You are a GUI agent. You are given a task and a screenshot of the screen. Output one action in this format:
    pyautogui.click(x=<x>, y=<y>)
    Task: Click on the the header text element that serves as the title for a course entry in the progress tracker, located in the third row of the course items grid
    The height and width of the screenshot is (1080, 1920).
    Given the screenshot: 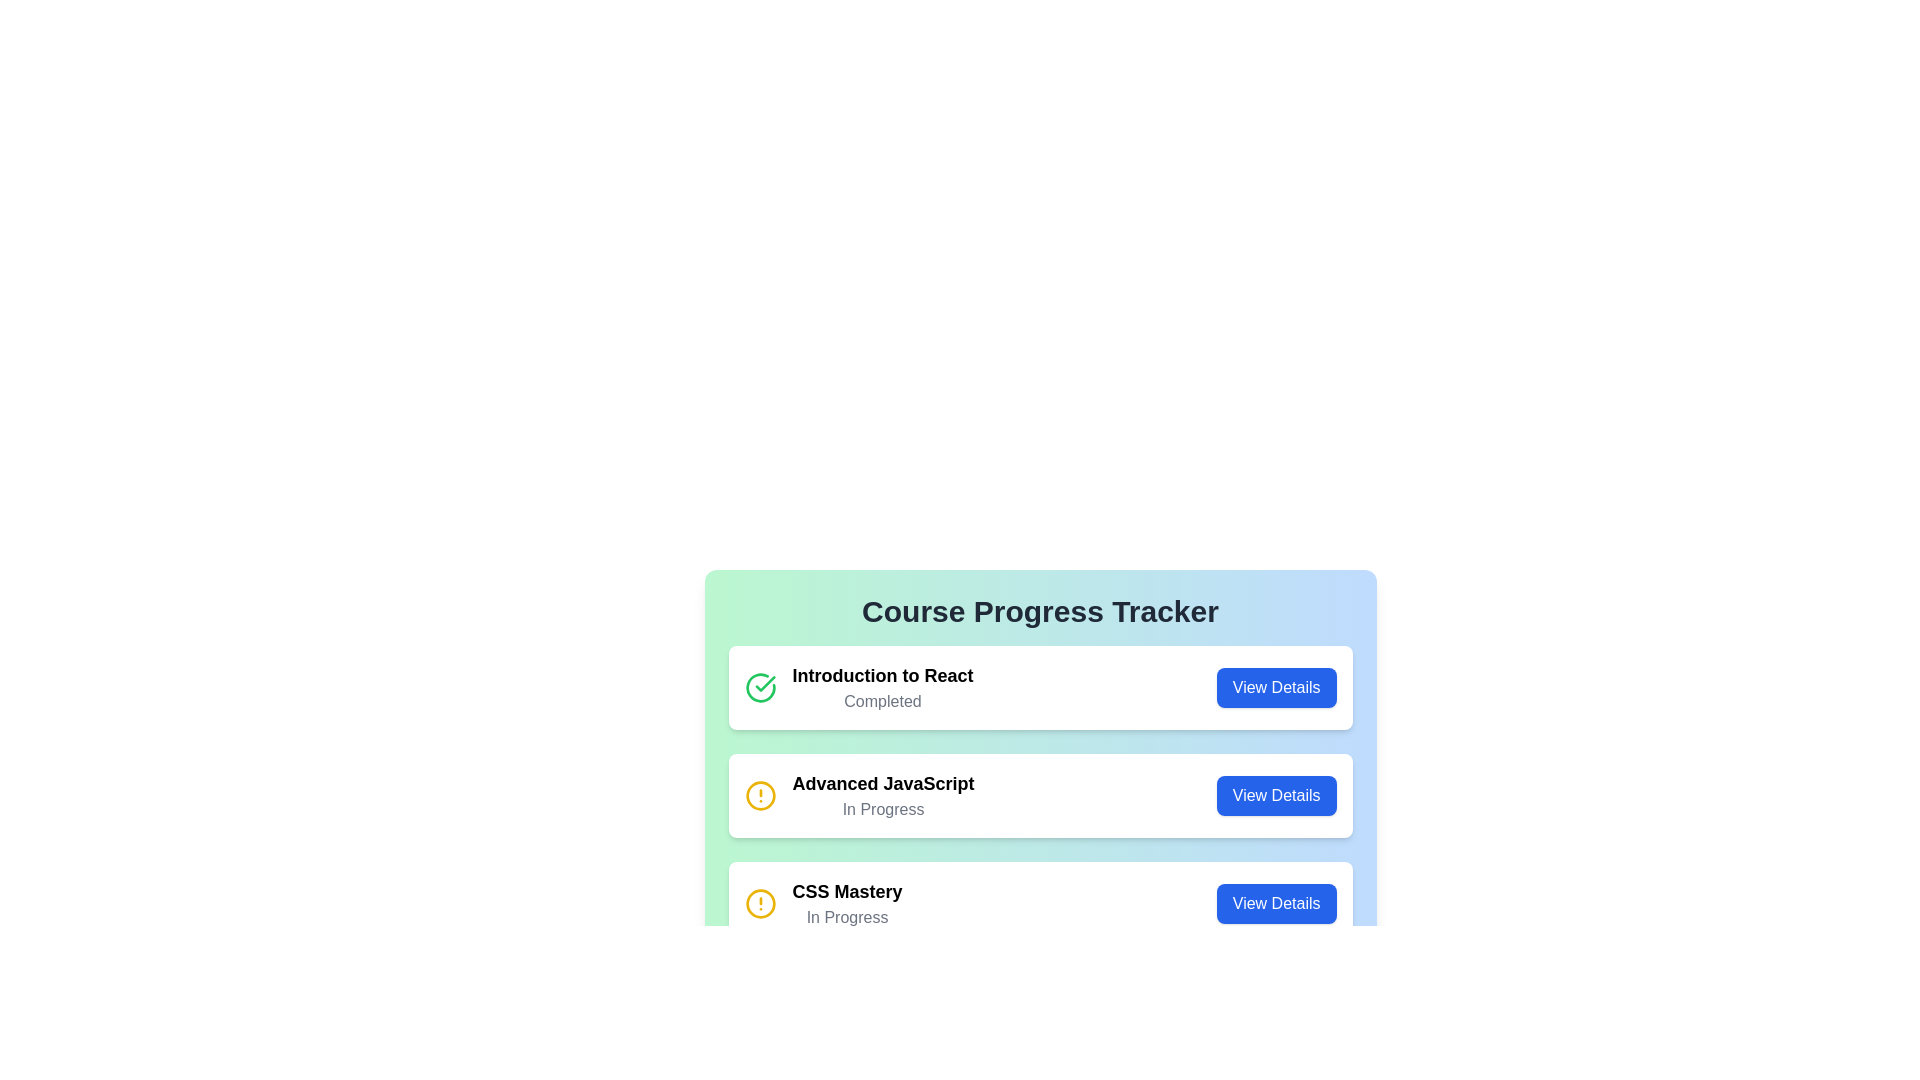 What is the action you would take?
    pyautogui.click(x=847, y=890)
    